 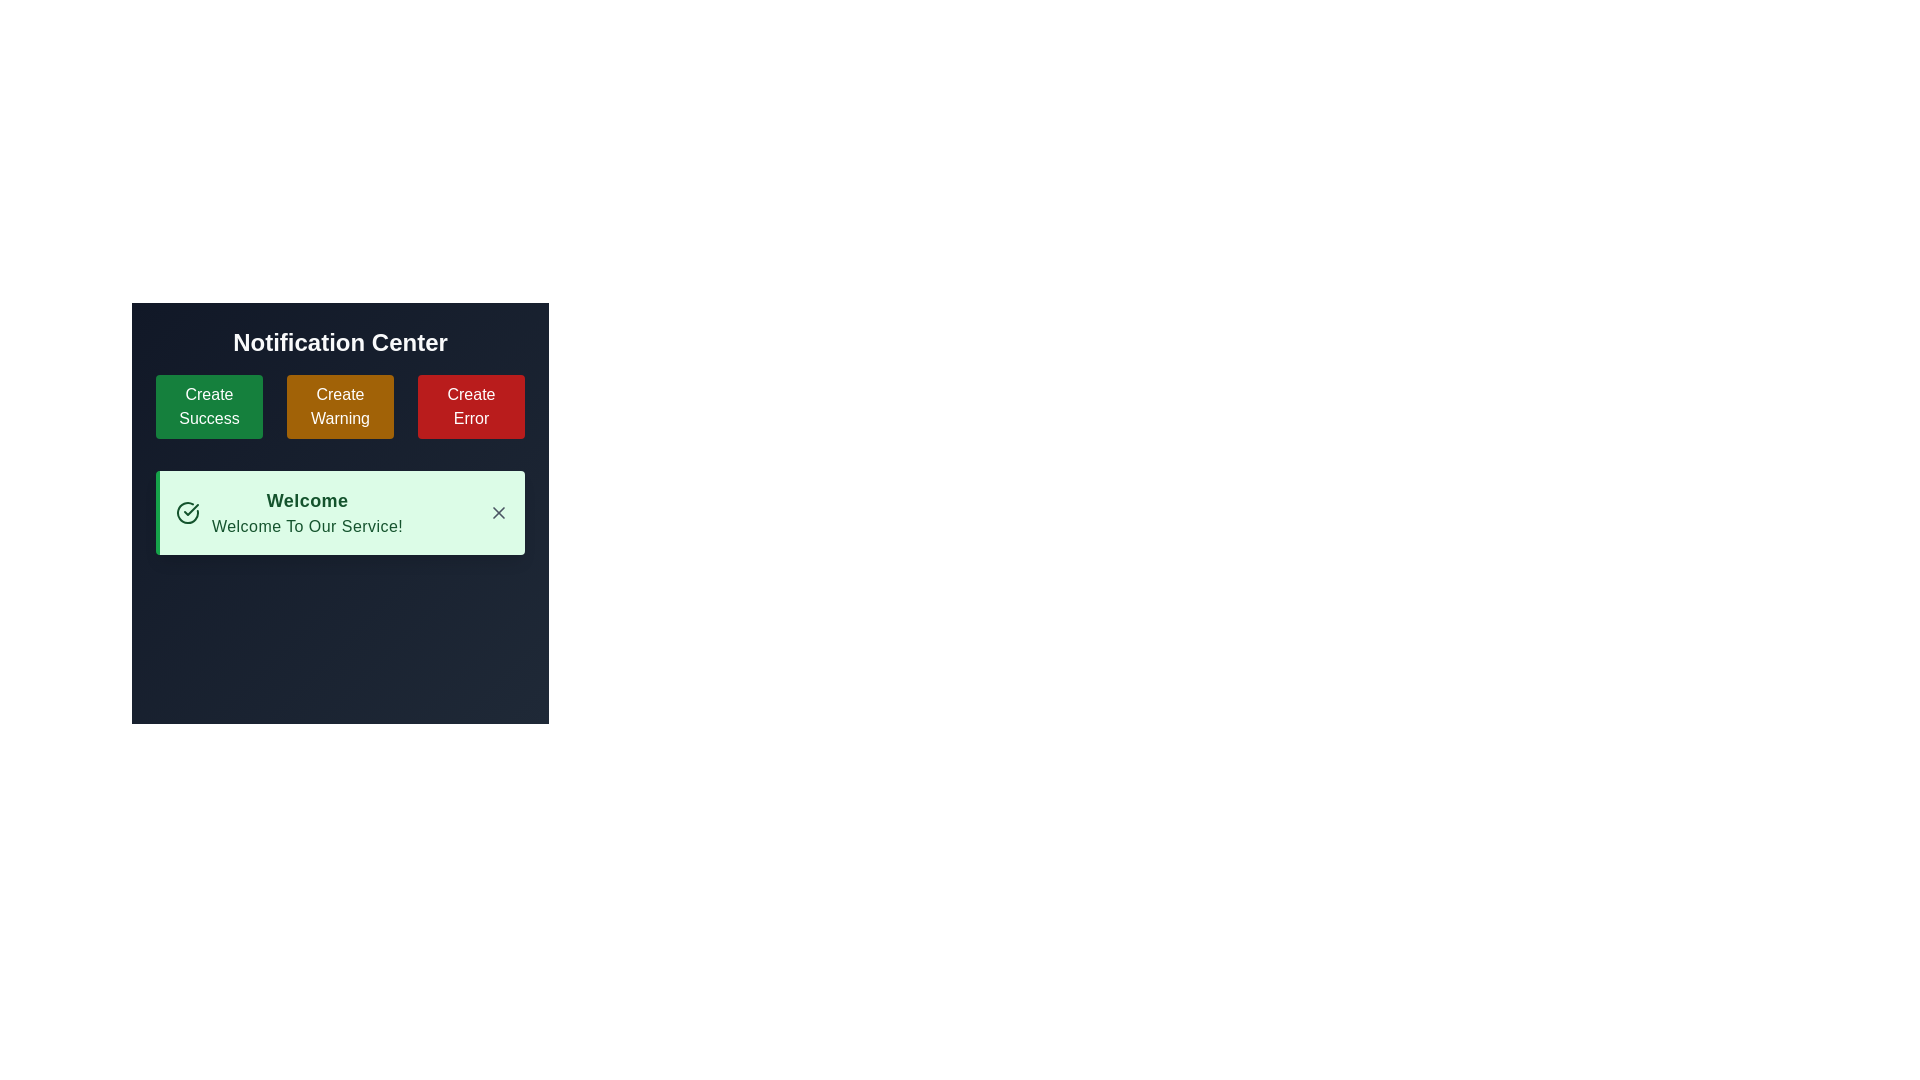 I want to click on the Notification box located in the bottom half of the 'Notification Center', which provides a welcome message and has a close button, so click(x=340, y=512).